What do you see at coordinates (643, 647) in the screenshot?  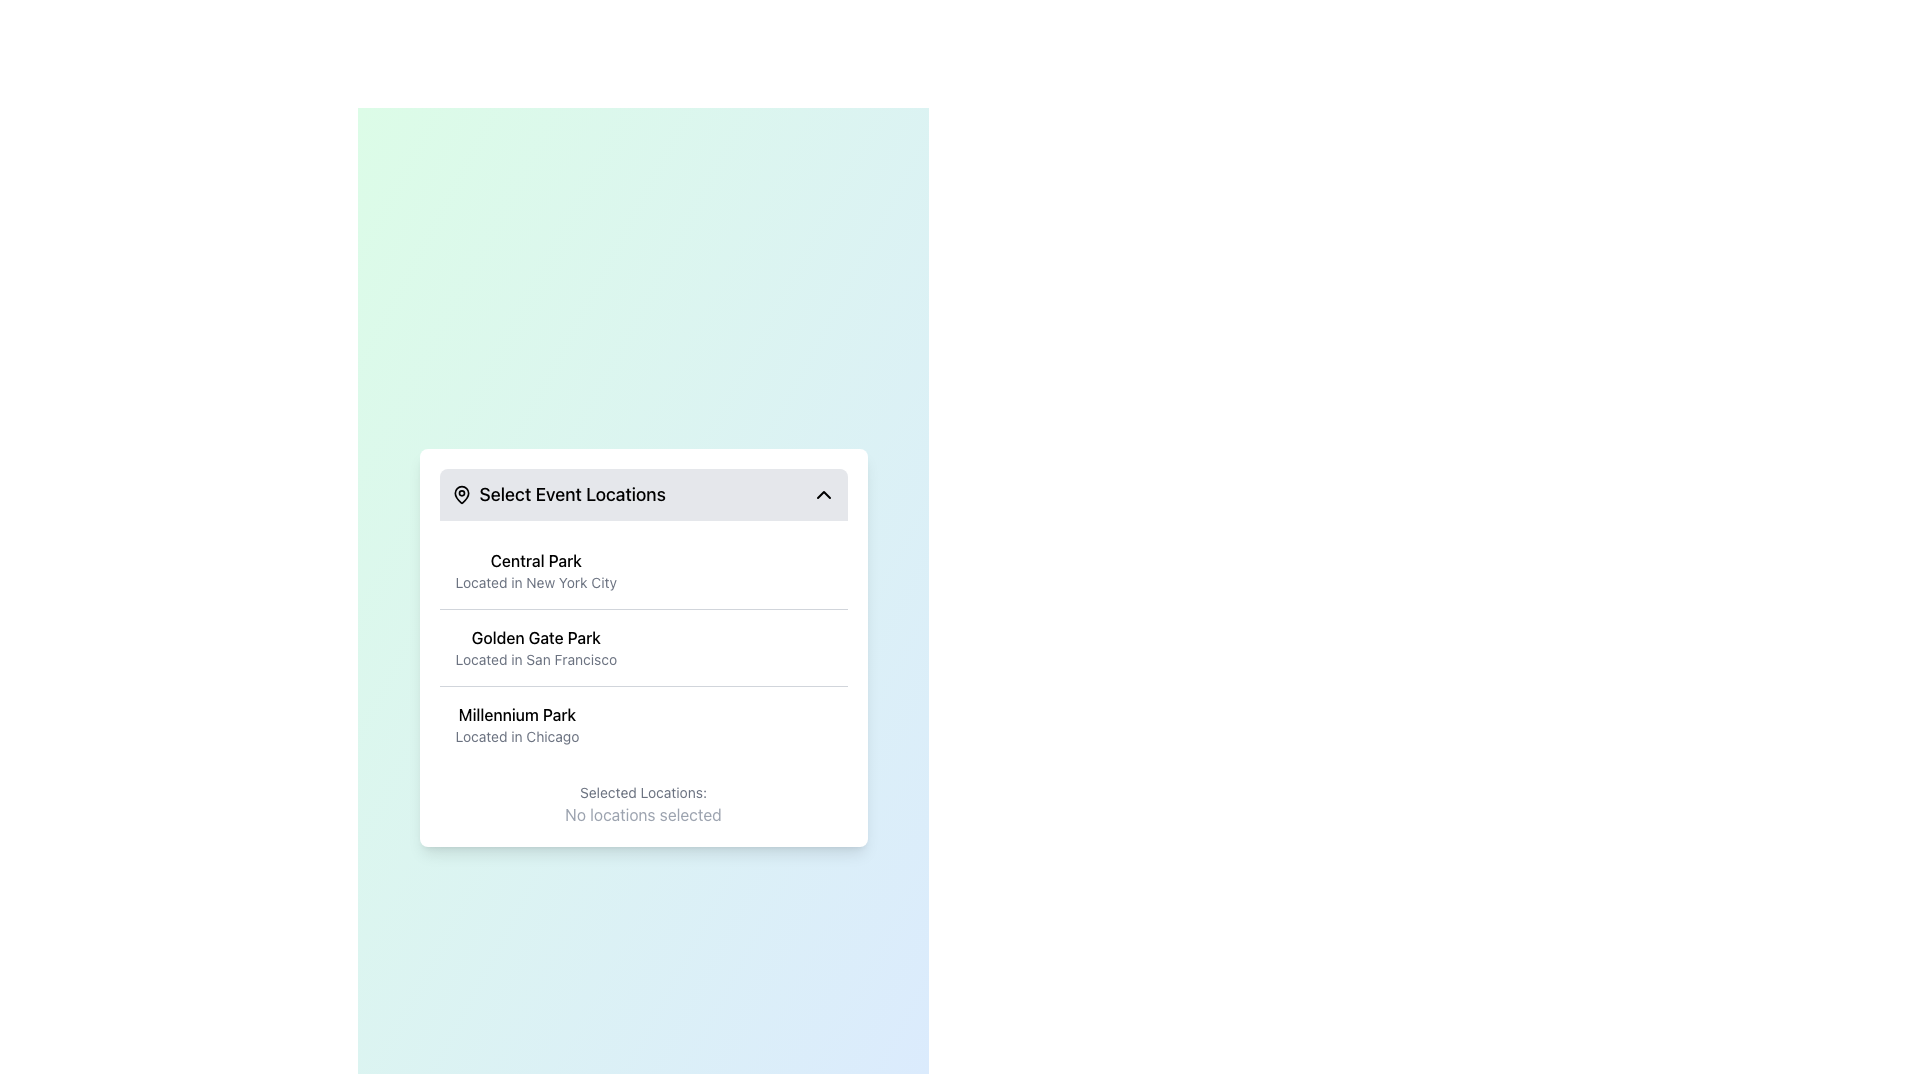 I see `the second item in the list of event location options labeled 'Golden Gate Park', which is located below 'Central Park' and above 'Millennium Park'` at bounding box center [643, 647].